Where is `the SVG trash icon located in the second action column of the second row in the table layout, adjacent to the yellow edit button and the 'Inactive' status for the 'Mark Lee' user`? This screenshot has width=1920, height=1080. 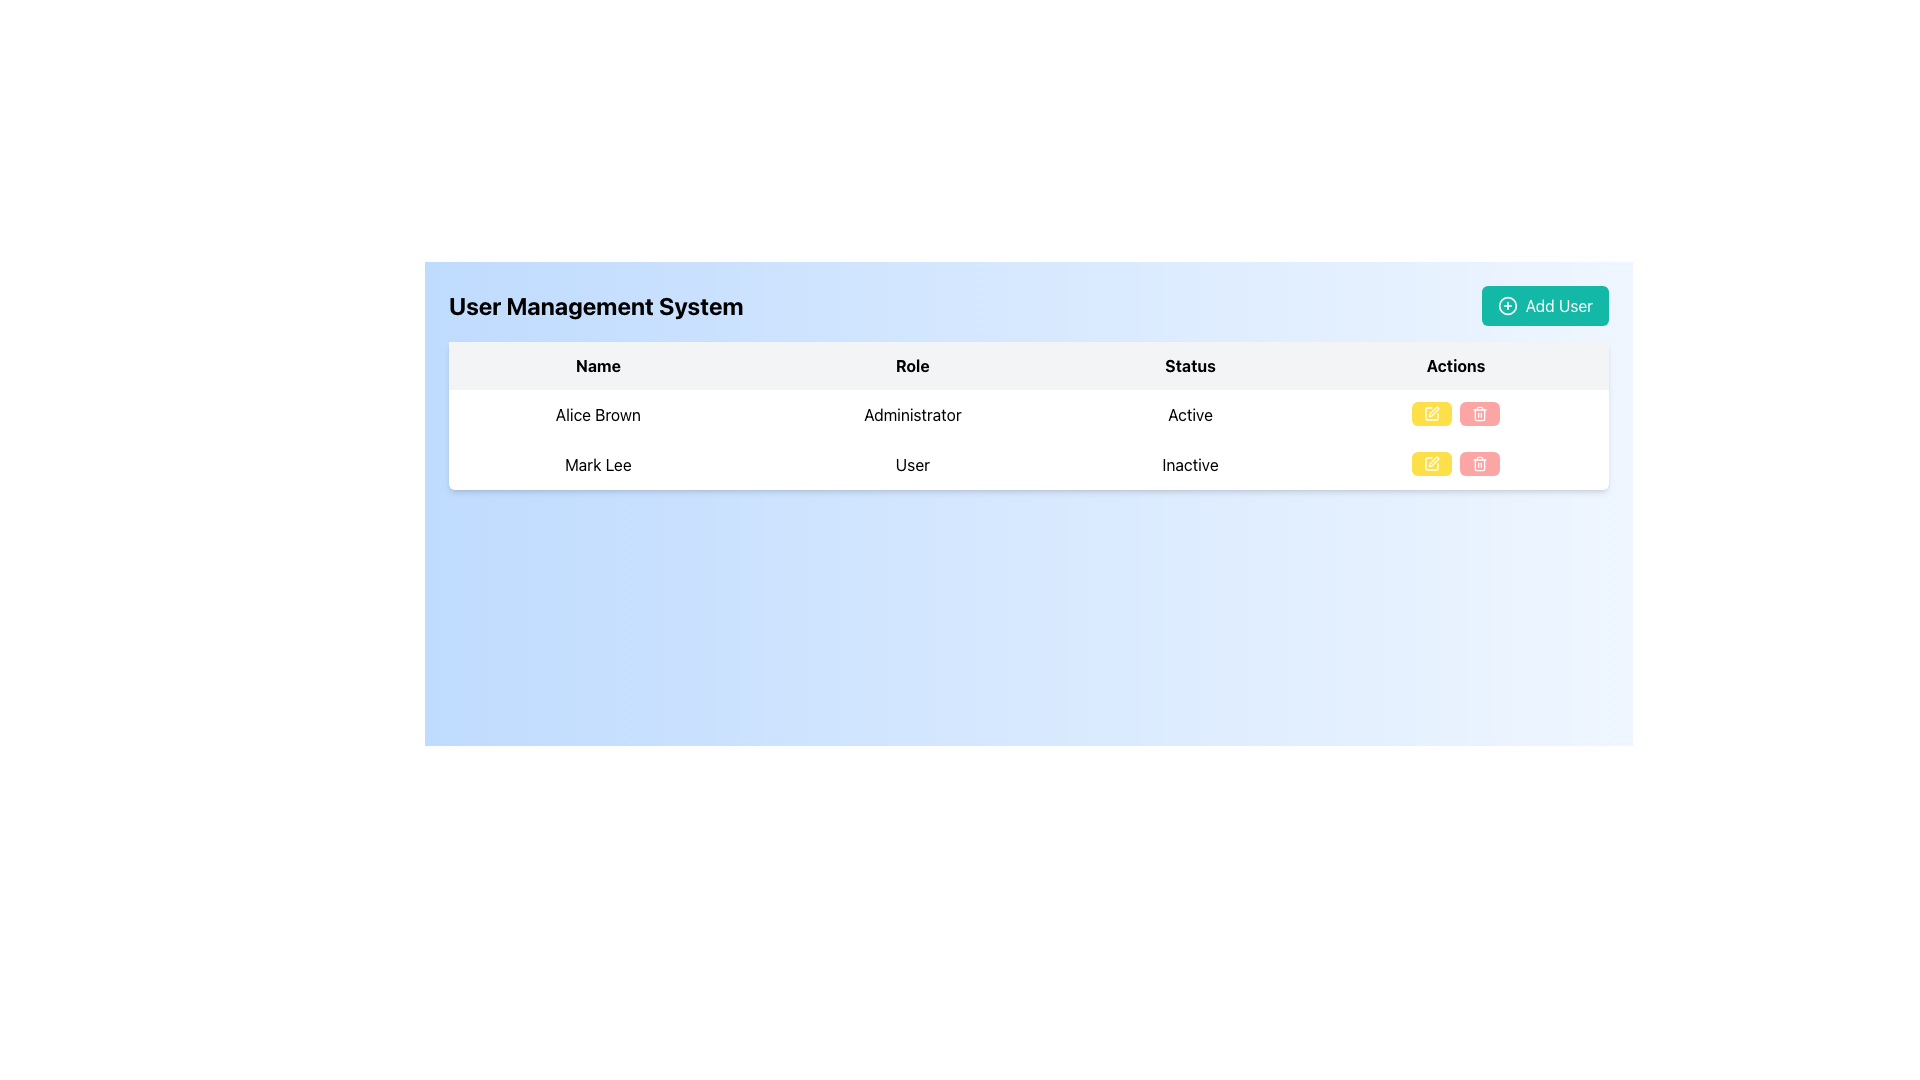 the SVG trash icon located in the second action column of the second row in the table layout, adjacent to the yellow edit button and the 'Inactive' status for the 'Mark Lee' user is located at coordinates (1479, 414).